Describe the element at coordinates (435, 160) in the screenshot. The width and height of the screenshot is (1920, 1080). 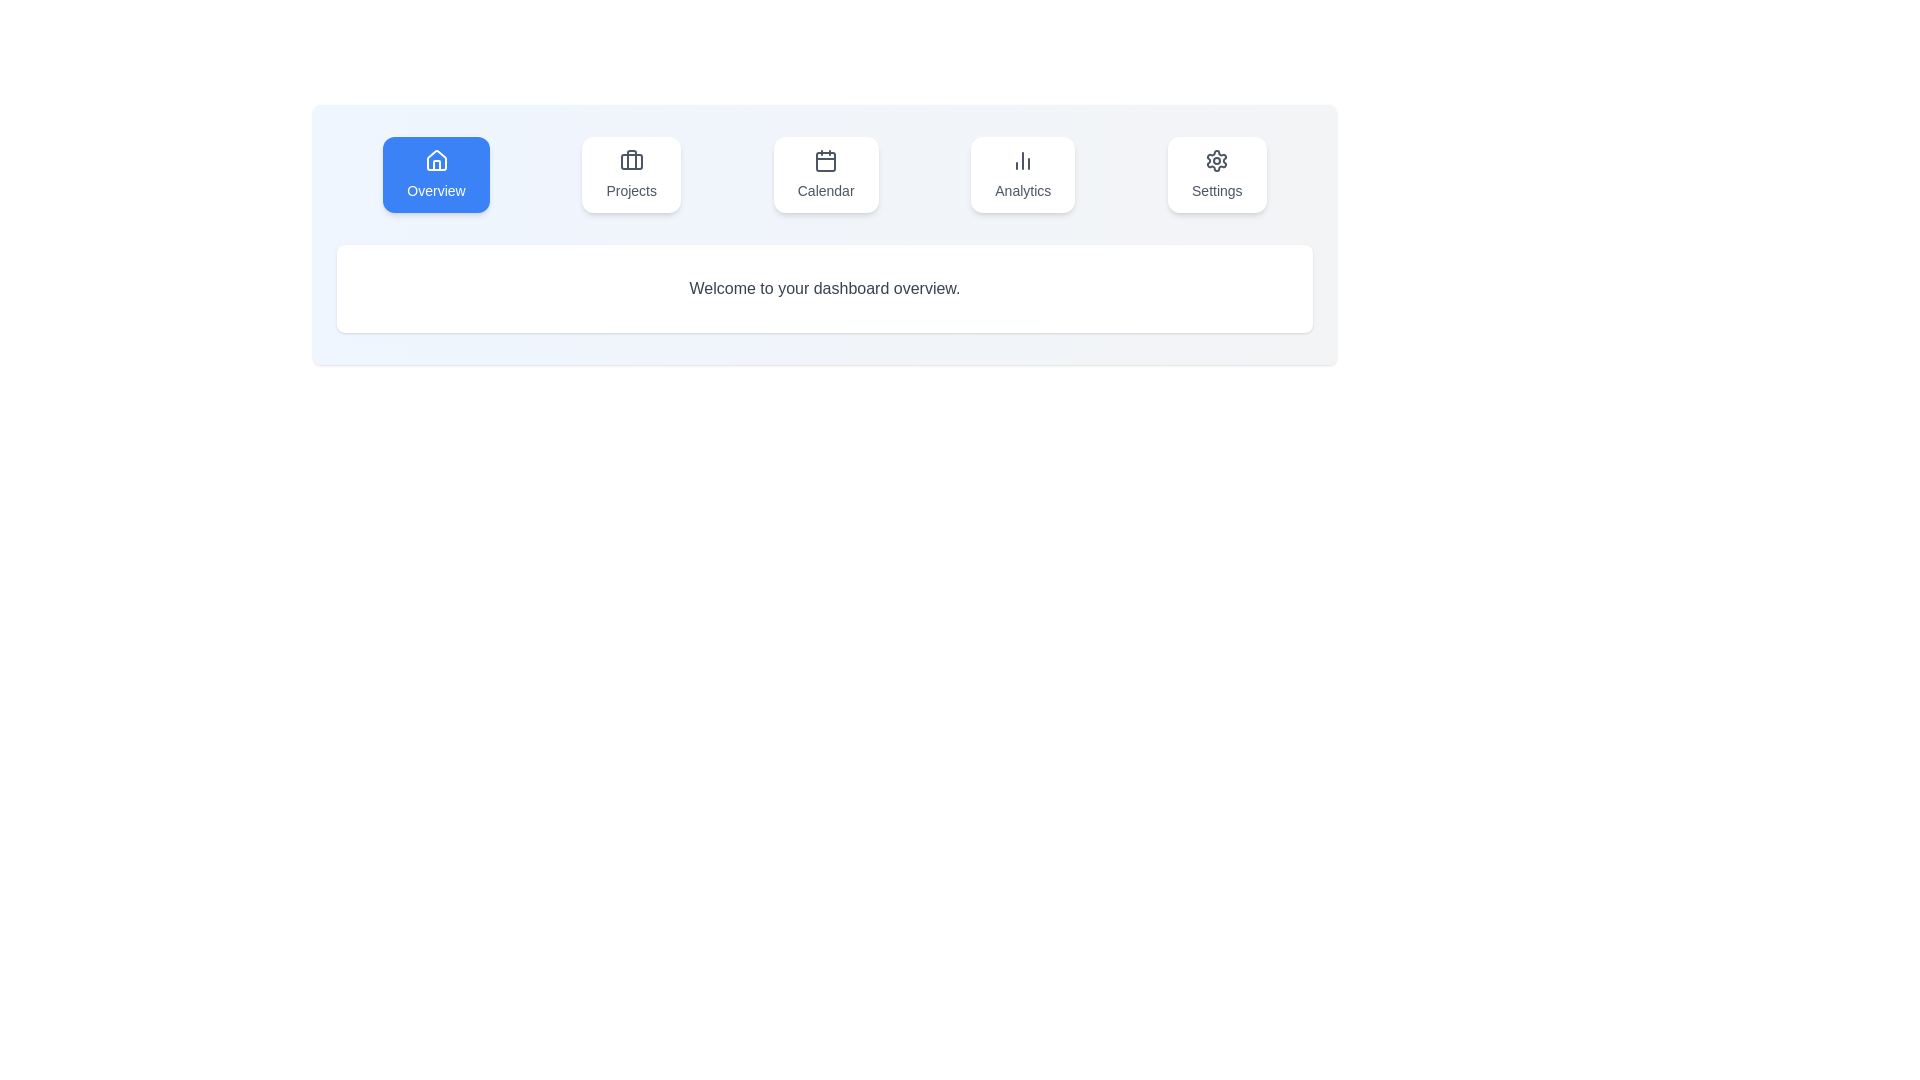
I see `the house-shaped icon located within the blue 'Overview' button at the top left section of the central navigation area` at that location.